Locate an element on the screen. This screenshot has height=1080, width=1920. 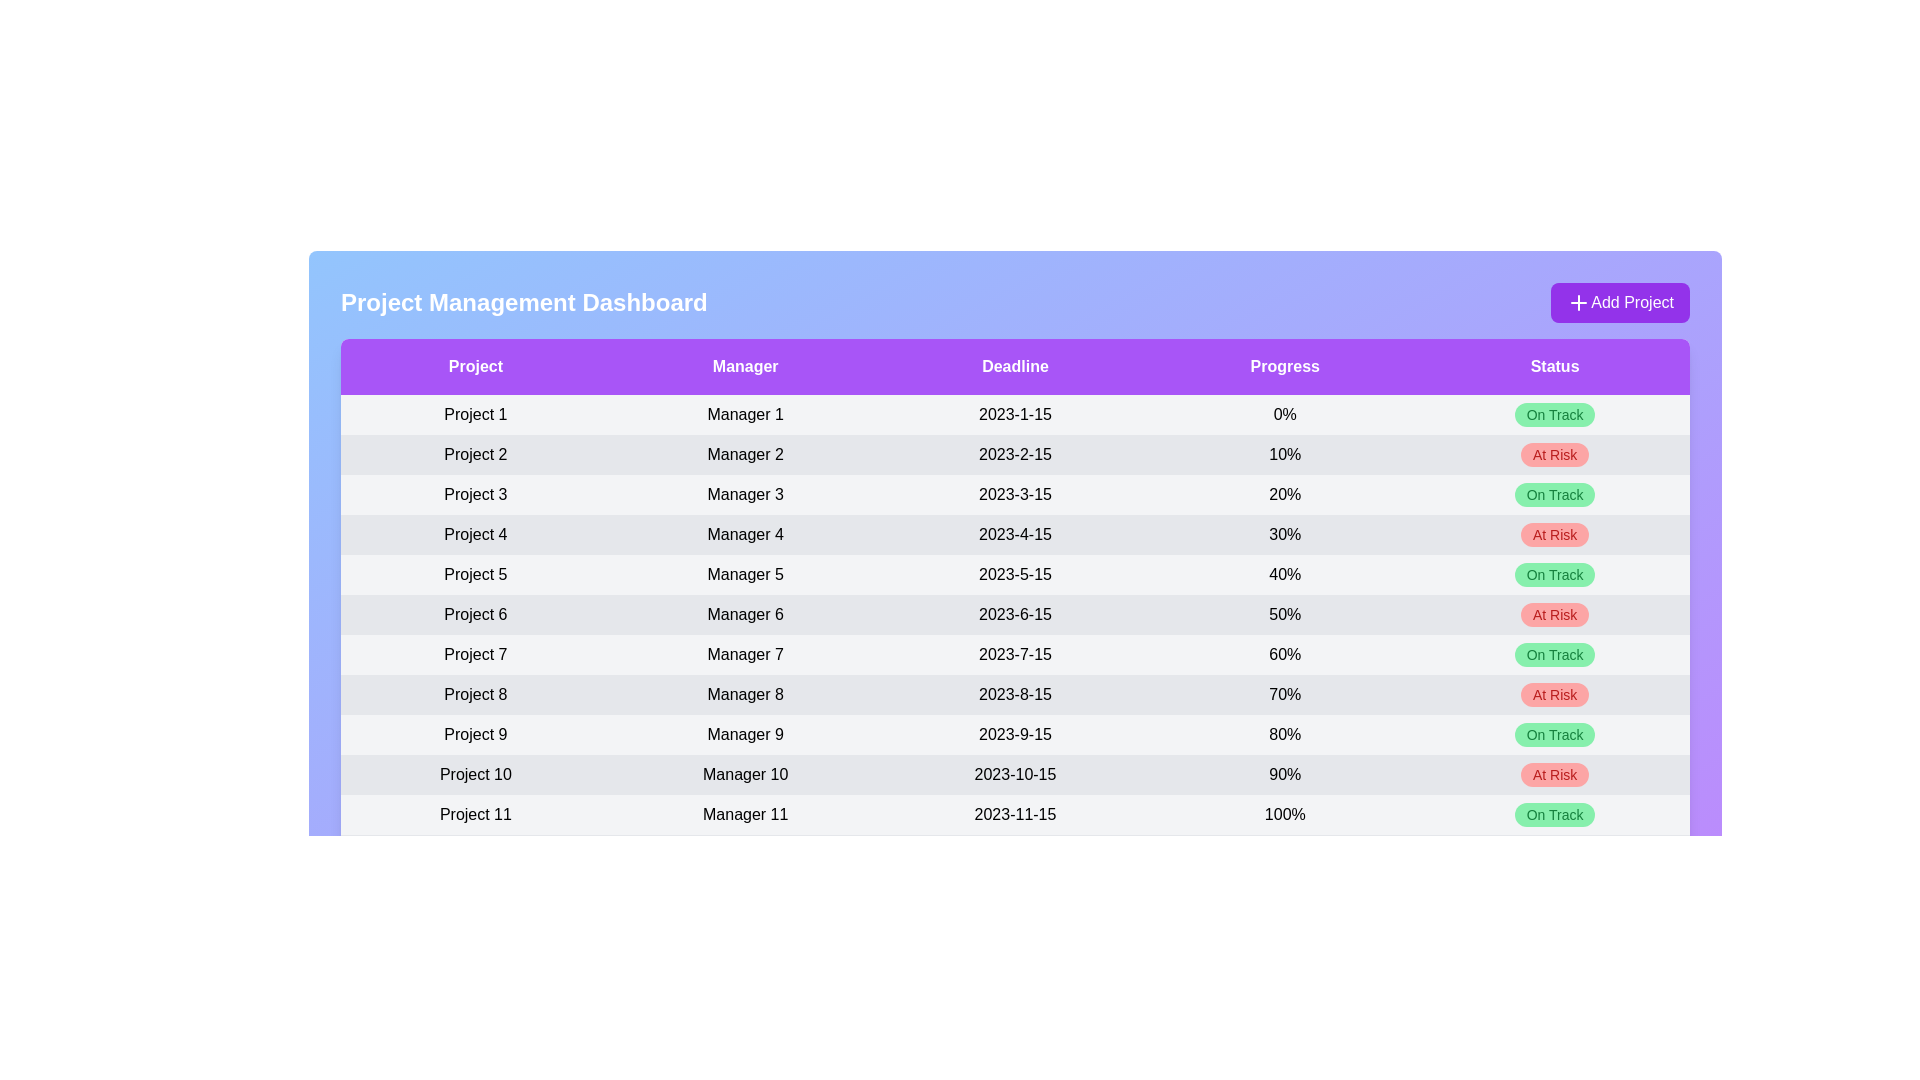
the column header labeled Deadline to sort the table by that column is located at coordinates (1015, 366).